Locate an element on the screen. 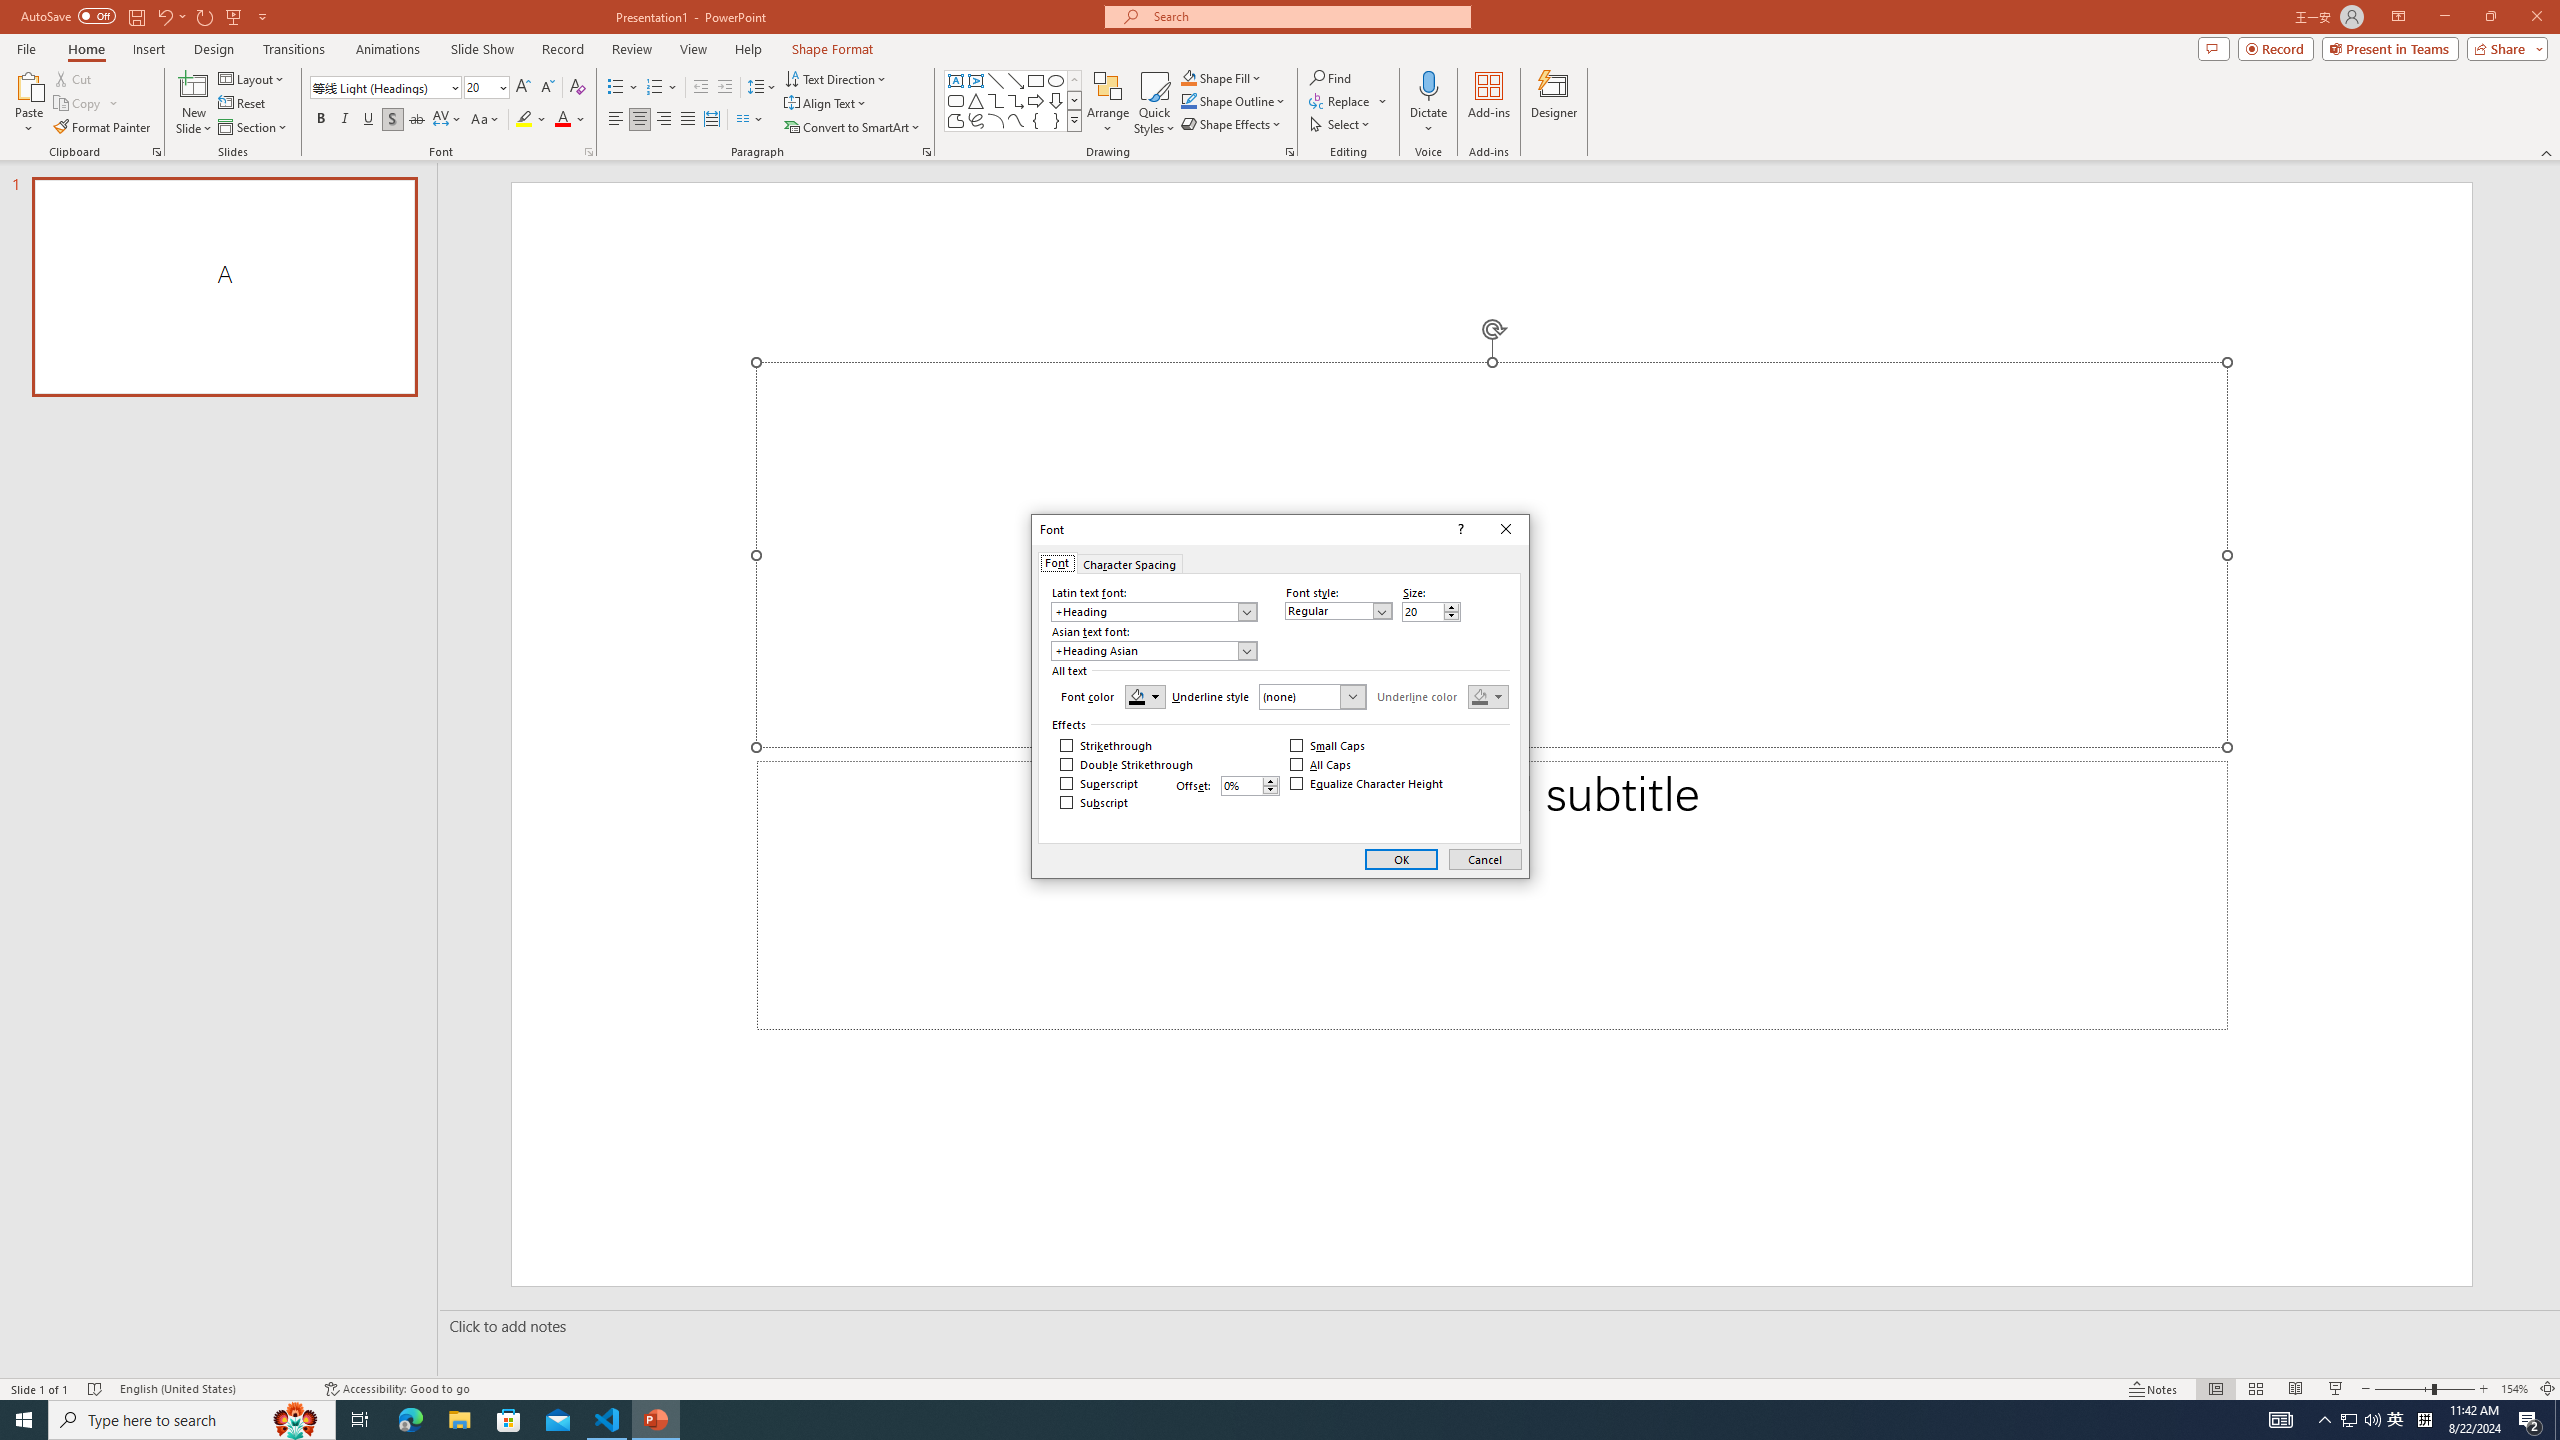 This screenshot has height=1440, width=2560. 'Superscript' is located at coordinates (1098, 784).